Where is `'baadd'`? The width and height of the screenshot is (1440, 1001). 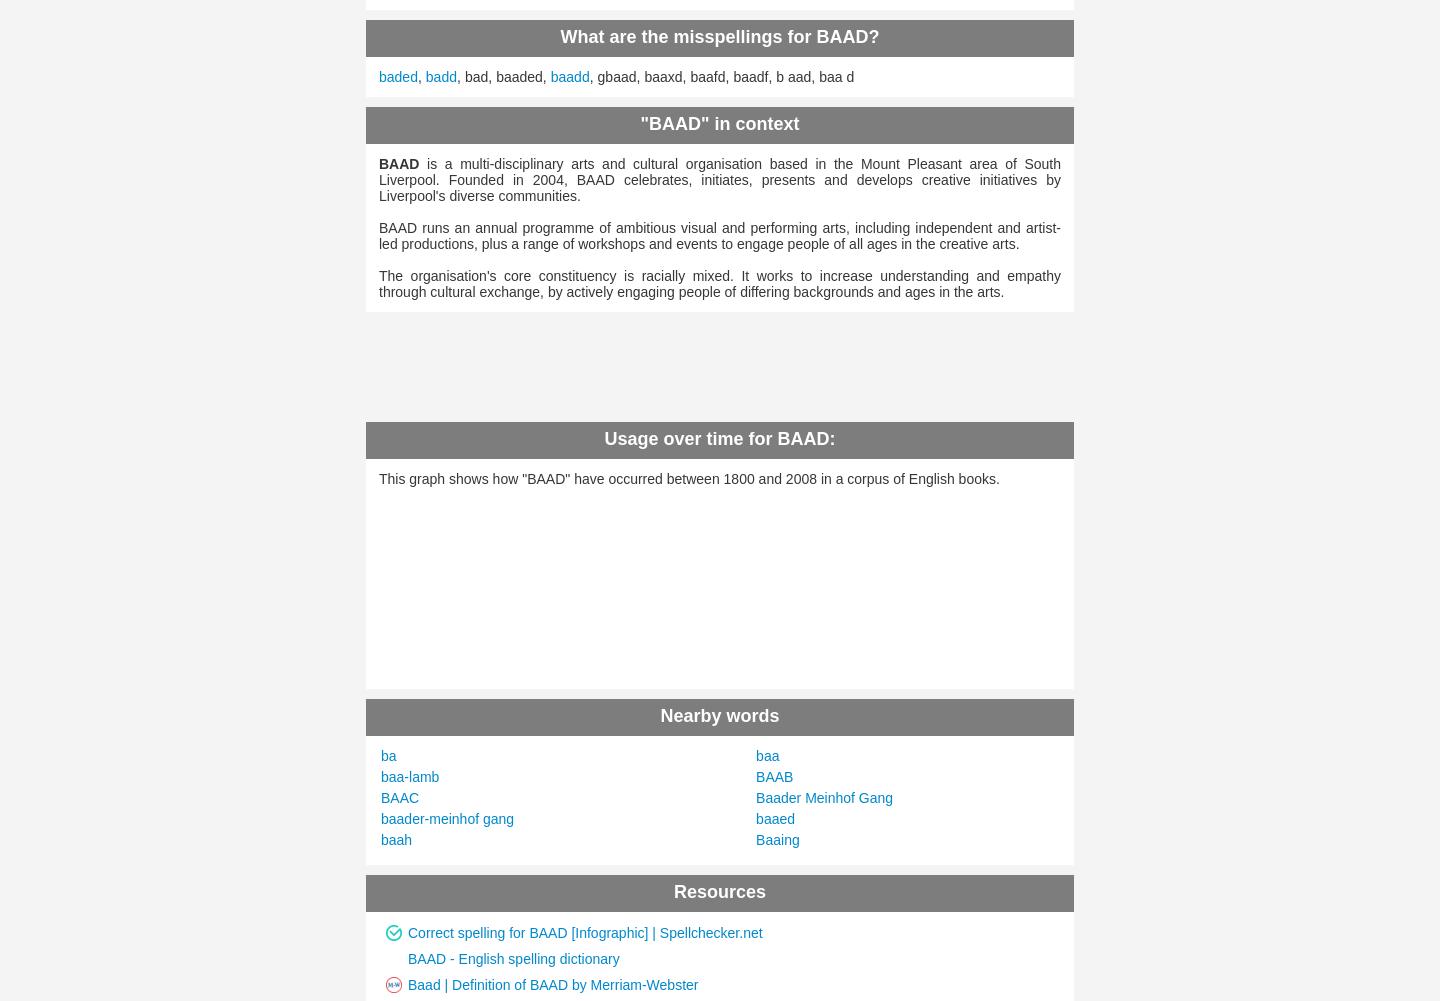 'baadd' is located at coordinates (569, 75).